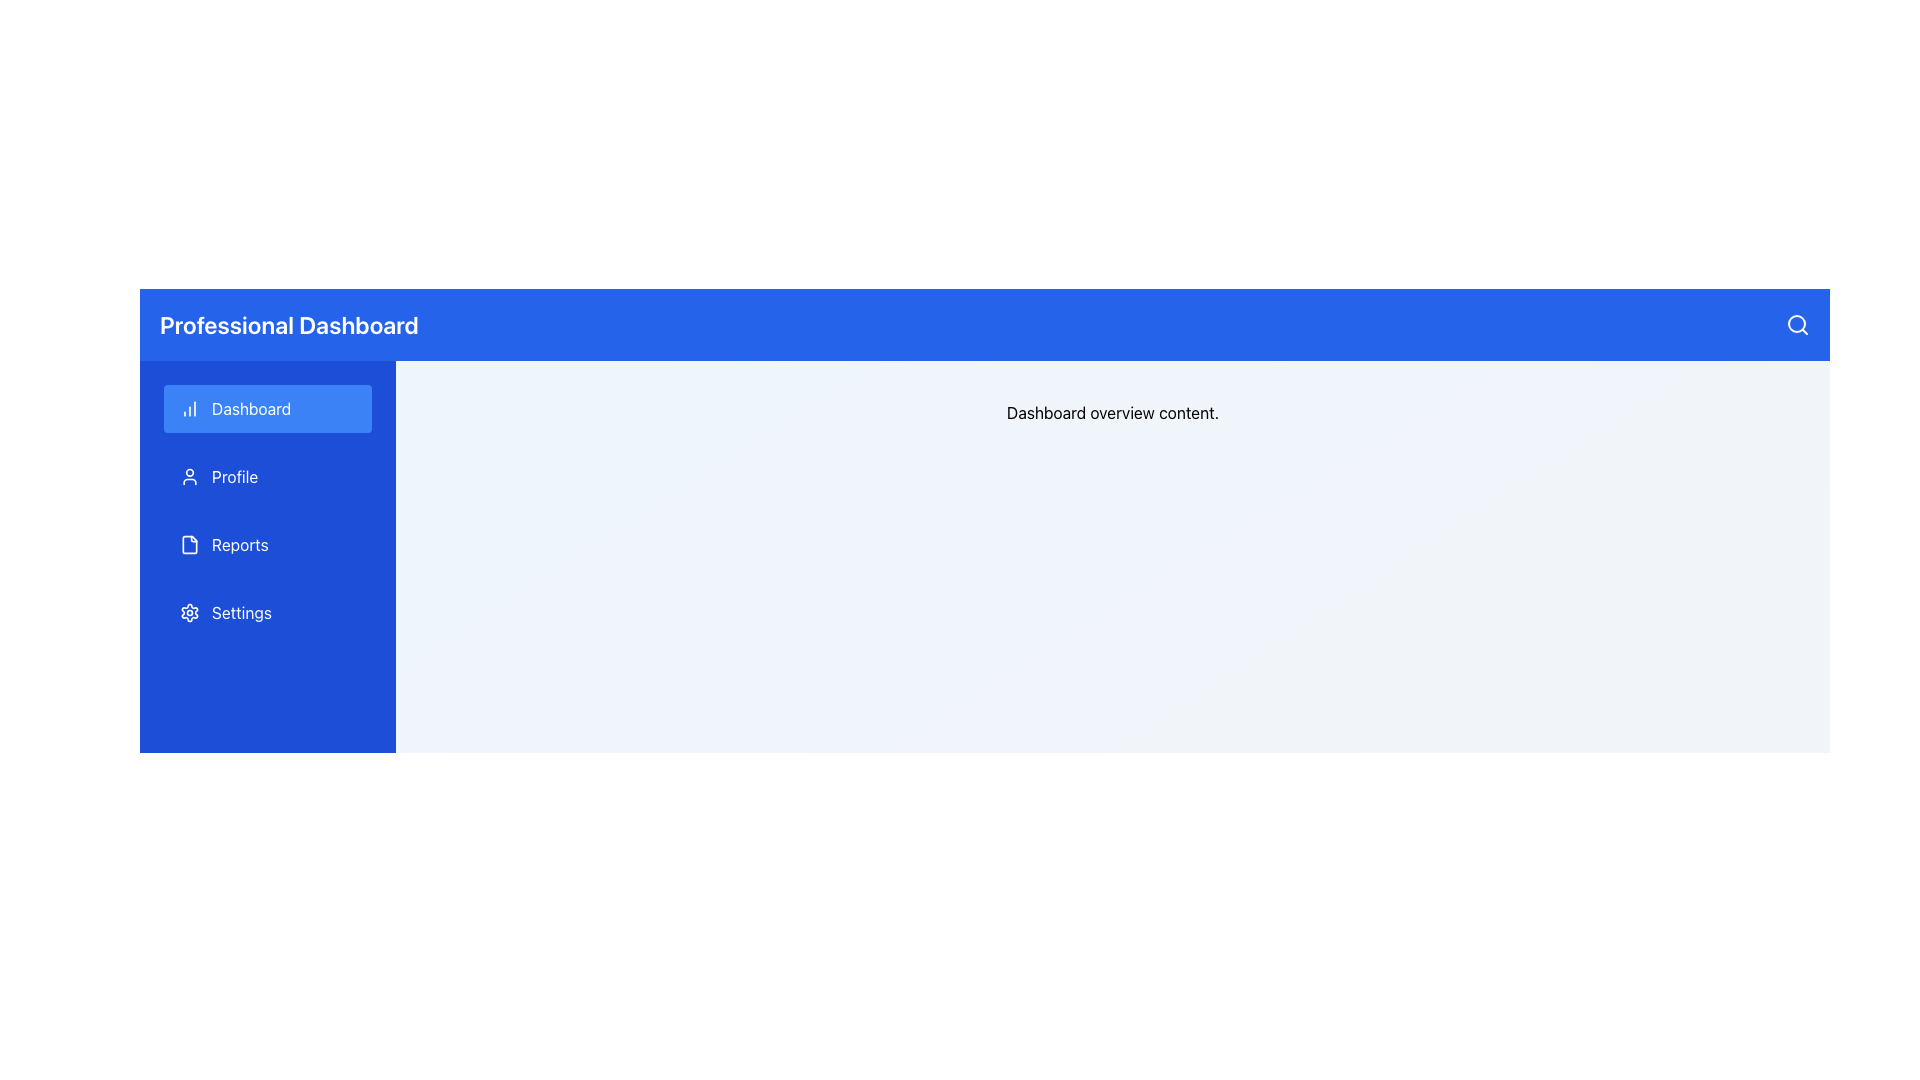 This screenshot has width=1920, height=1080. I want to click on the bar chart icon located in the highlighted blue box to the left of the 'Dashboard' text in the sidebar, so click(190, 407).